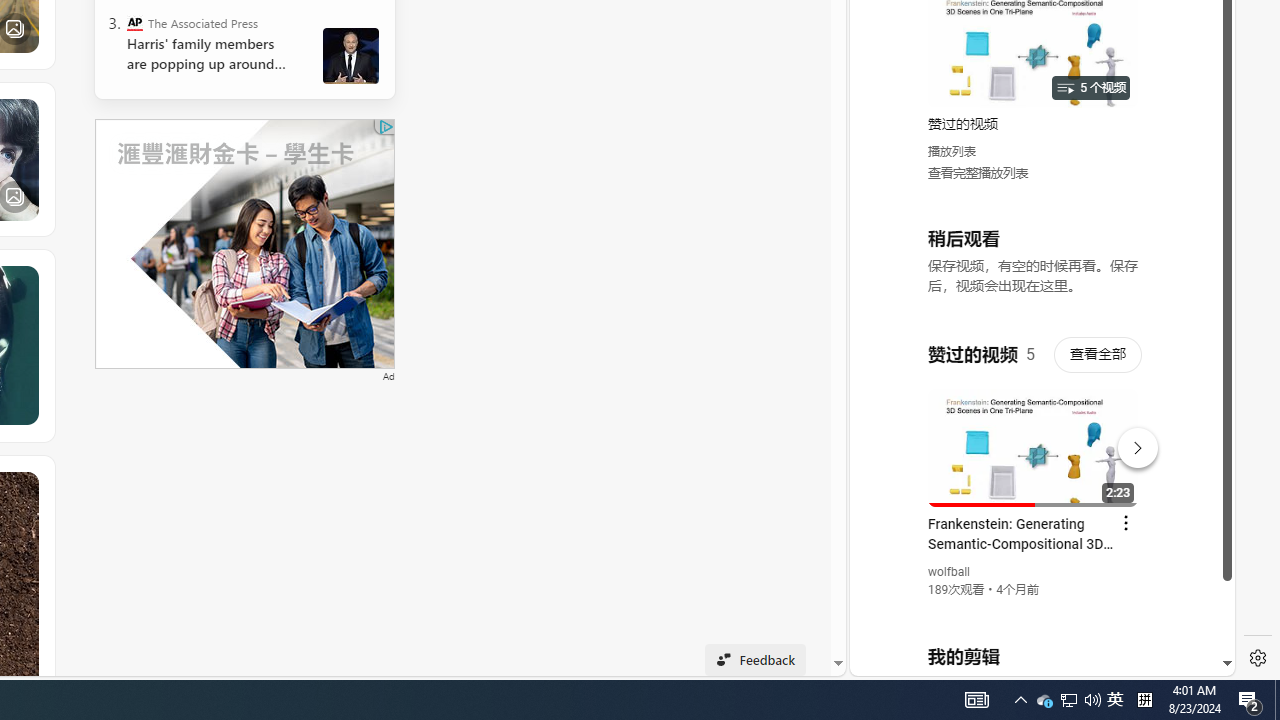 Image resolution: width=1280 pixels, height=720 pixels. Describe the element at coordinates (1257, 658) in the screenshot. I see `'Settings'` at that location.